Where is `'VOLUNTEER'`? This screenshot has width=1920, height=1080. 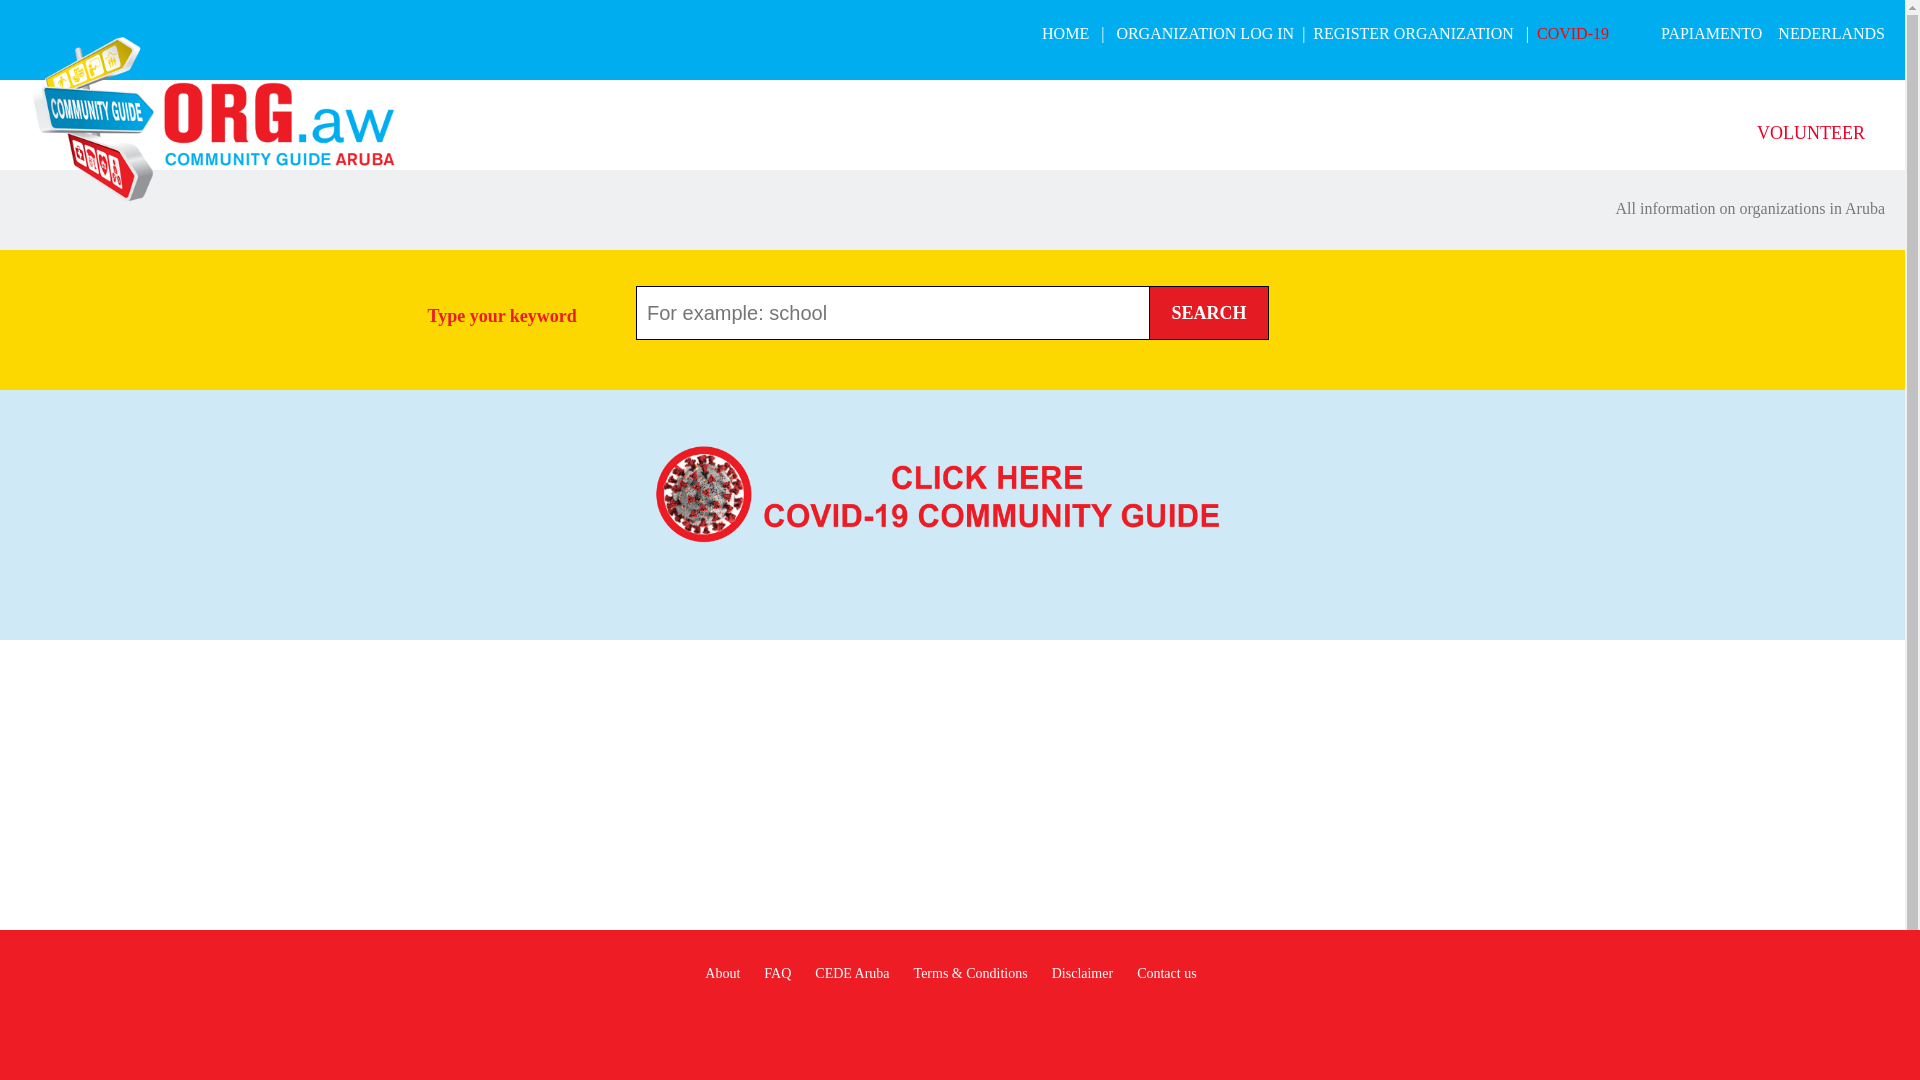 'VOLUNTEER' is located at coordinates (1755, 132).